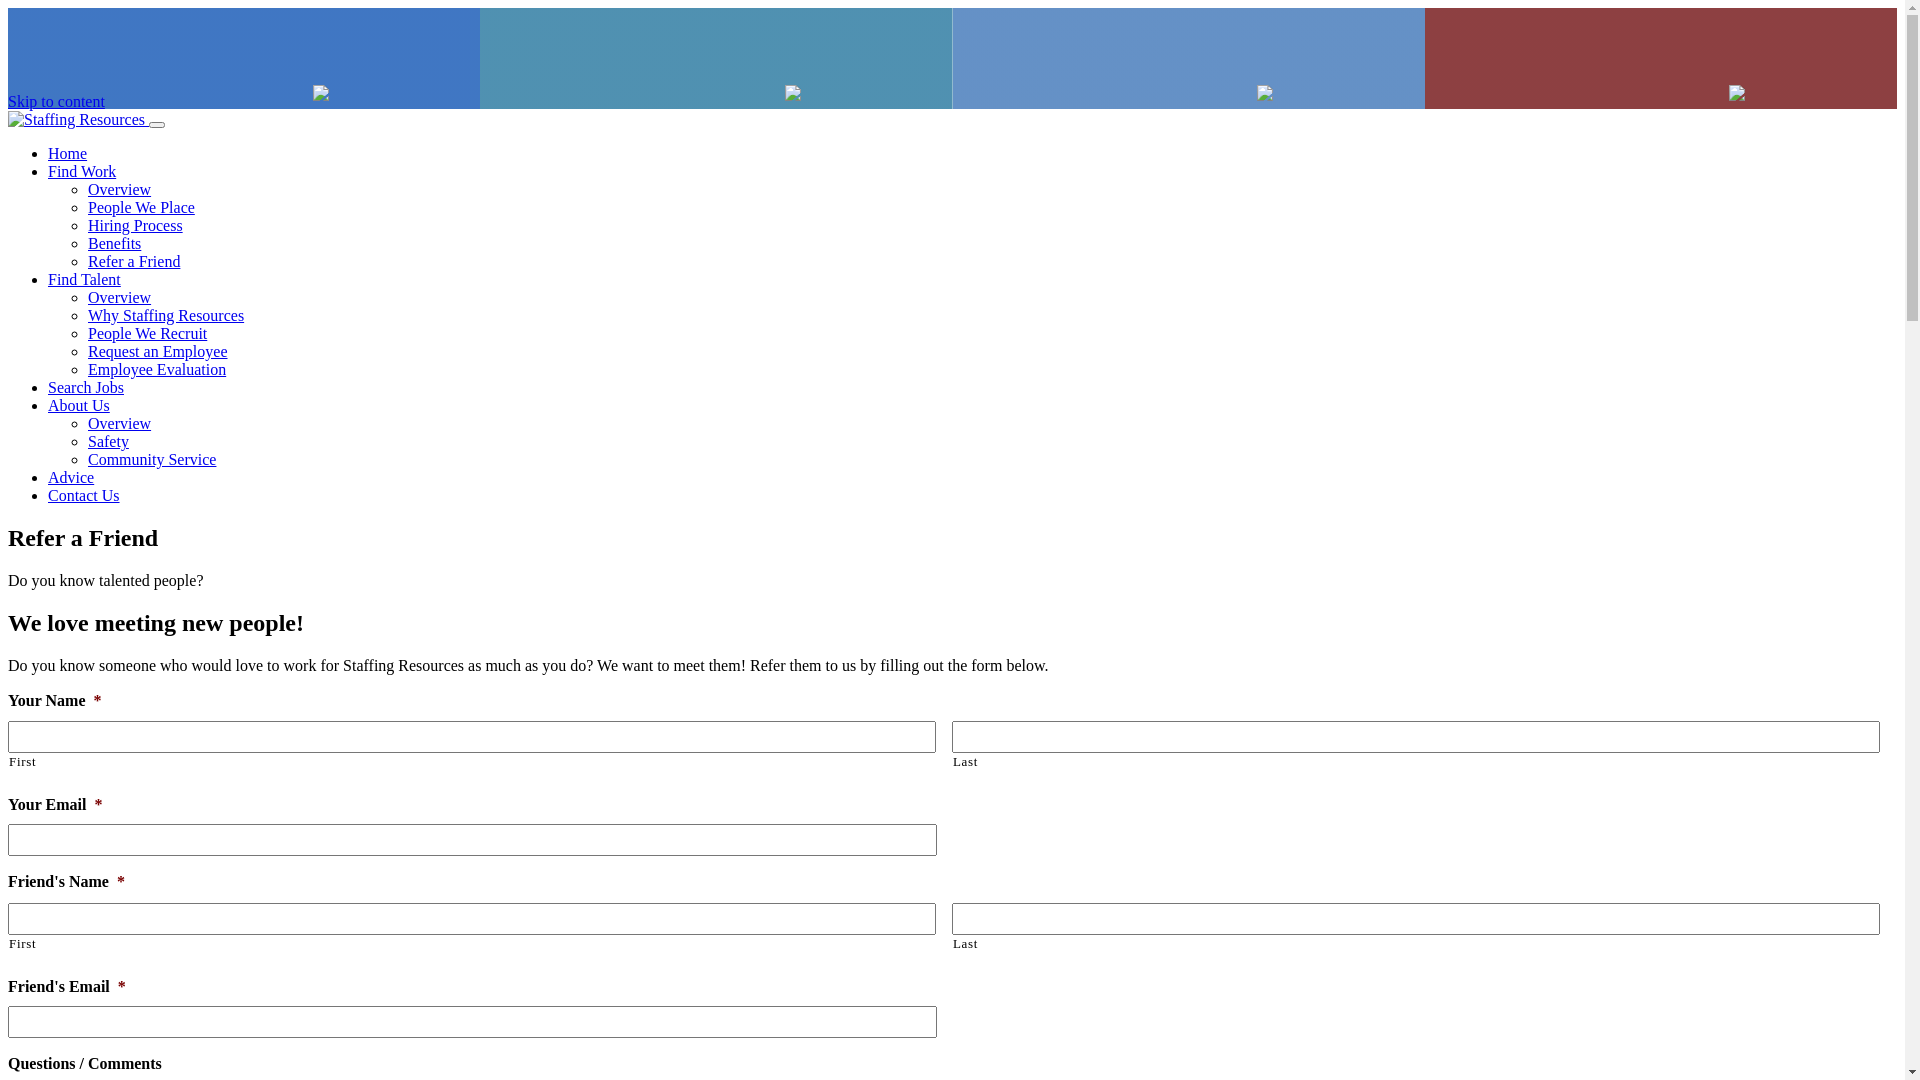  What do you see at coordinates (118, 422) in the screenshot?
I see `'Overview'` at bounding box center [118, 422].